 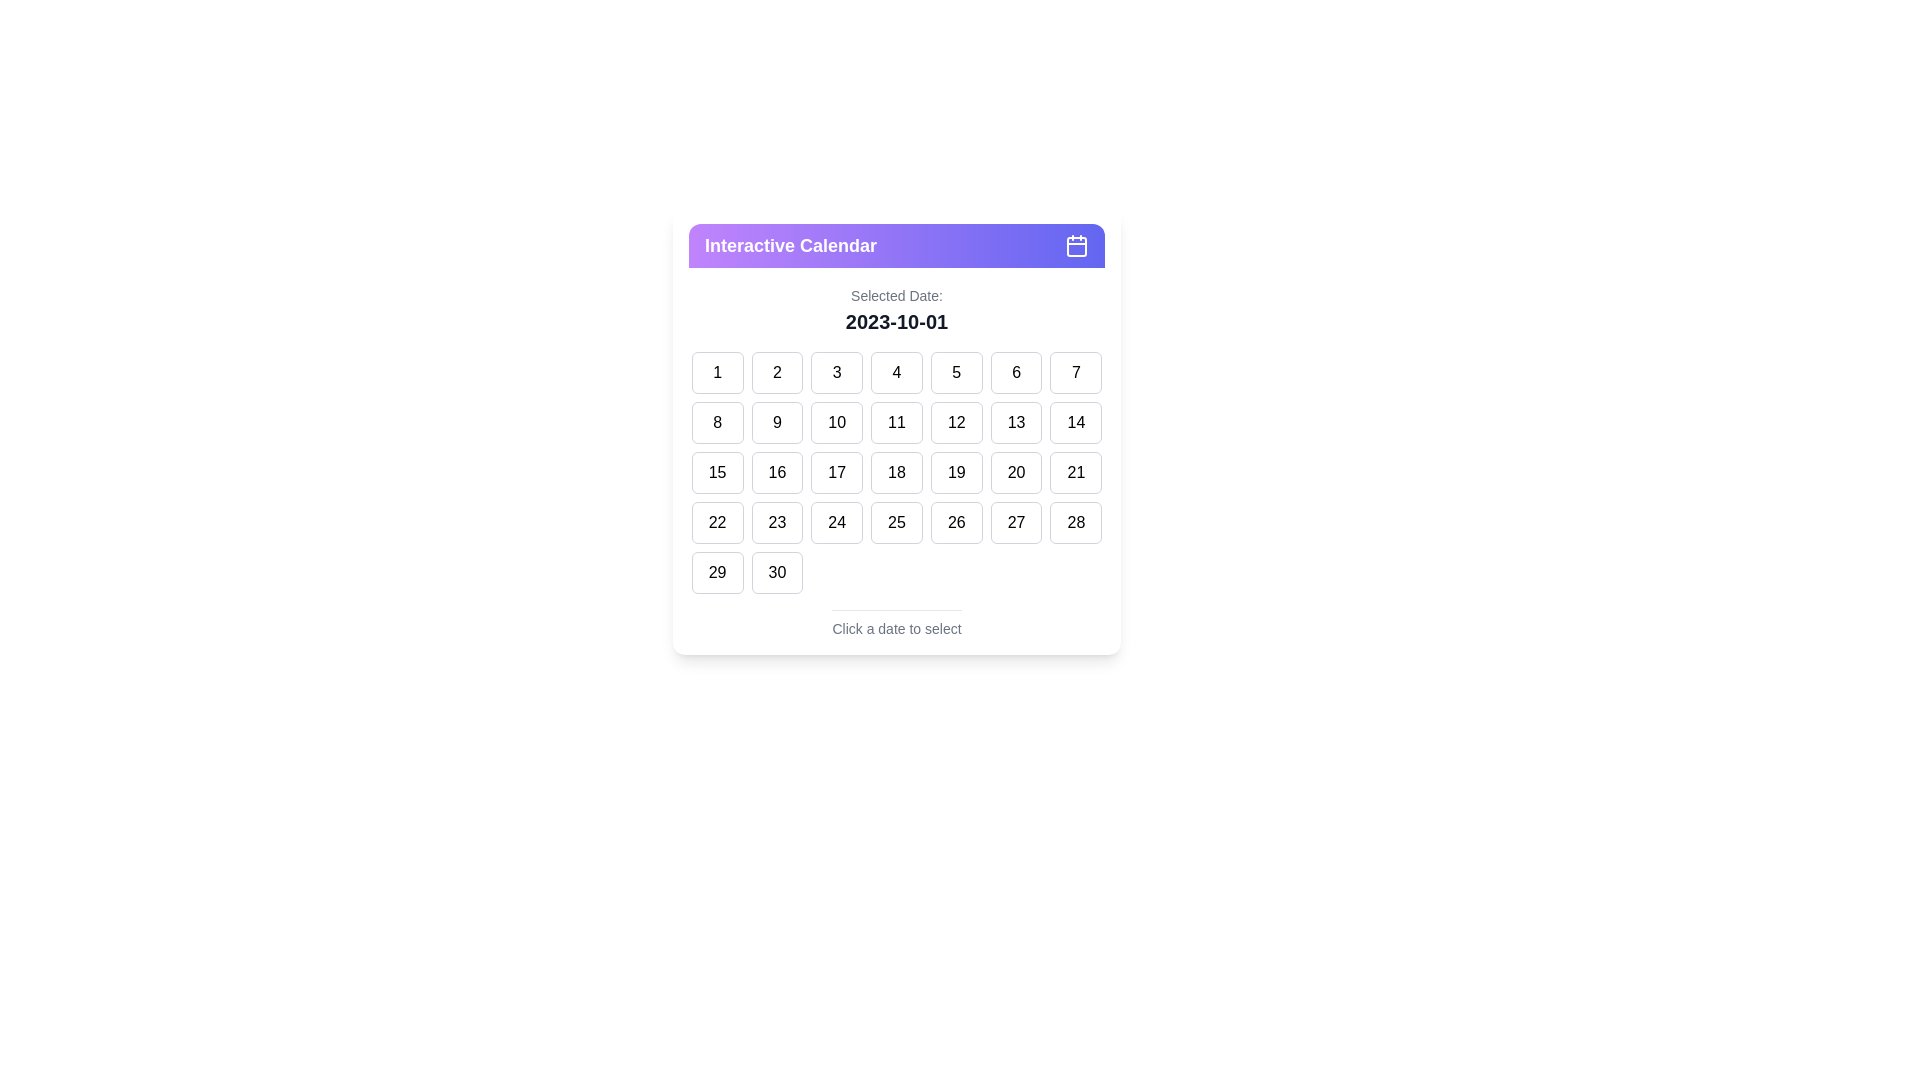 I want to click on the button labeled '26', which is a rectangular button with rounded corners located in the fifth row and fifth column of the grid under 'Interactive Calendar', so click(x=955, y=522).